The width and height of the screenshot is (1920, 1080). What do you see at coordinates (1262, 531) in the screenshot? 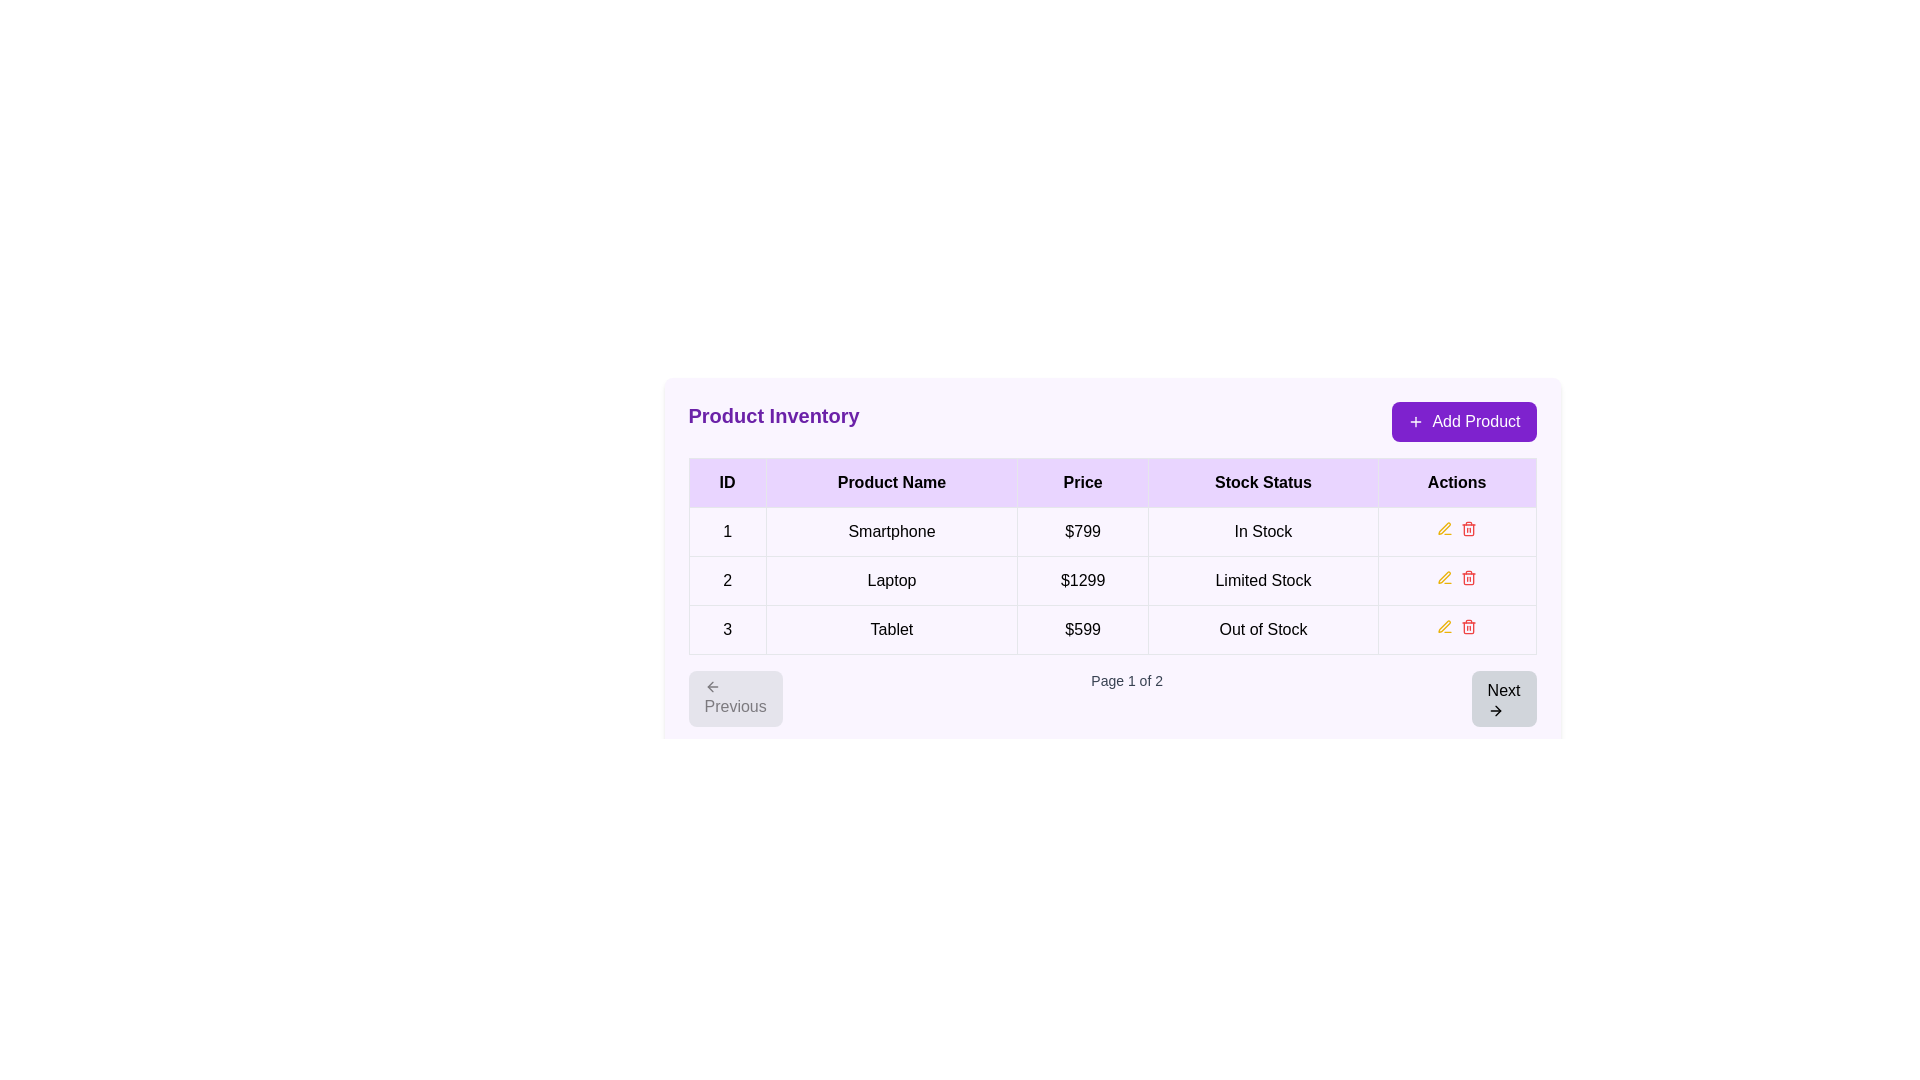
I see `the 'In Stock' text label, which is styled with a padded border and located in the first row under the 'Stock Status' column, adjacent to the '$799' cell and the 'Actions' column` at bounding box center [1262, 531].